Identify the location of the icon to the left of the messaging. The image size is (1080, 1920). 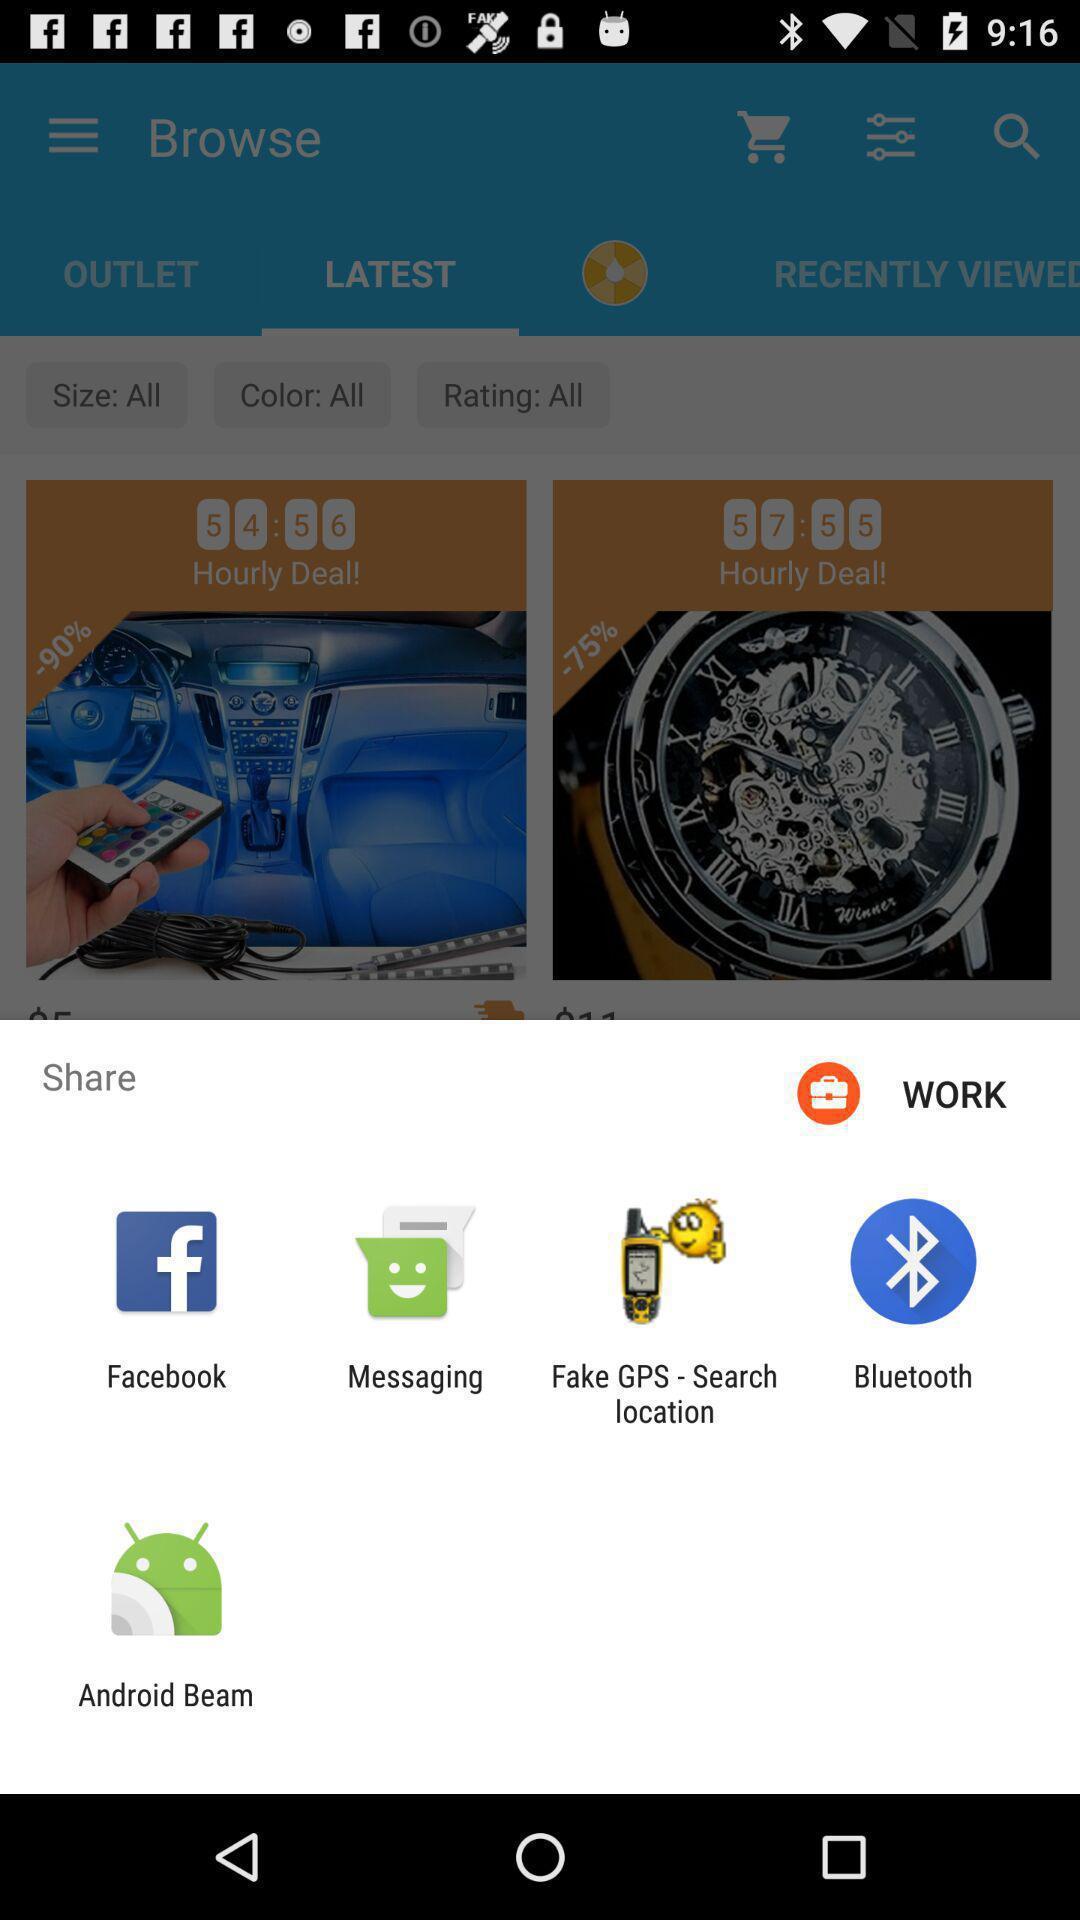
(165, 1392).